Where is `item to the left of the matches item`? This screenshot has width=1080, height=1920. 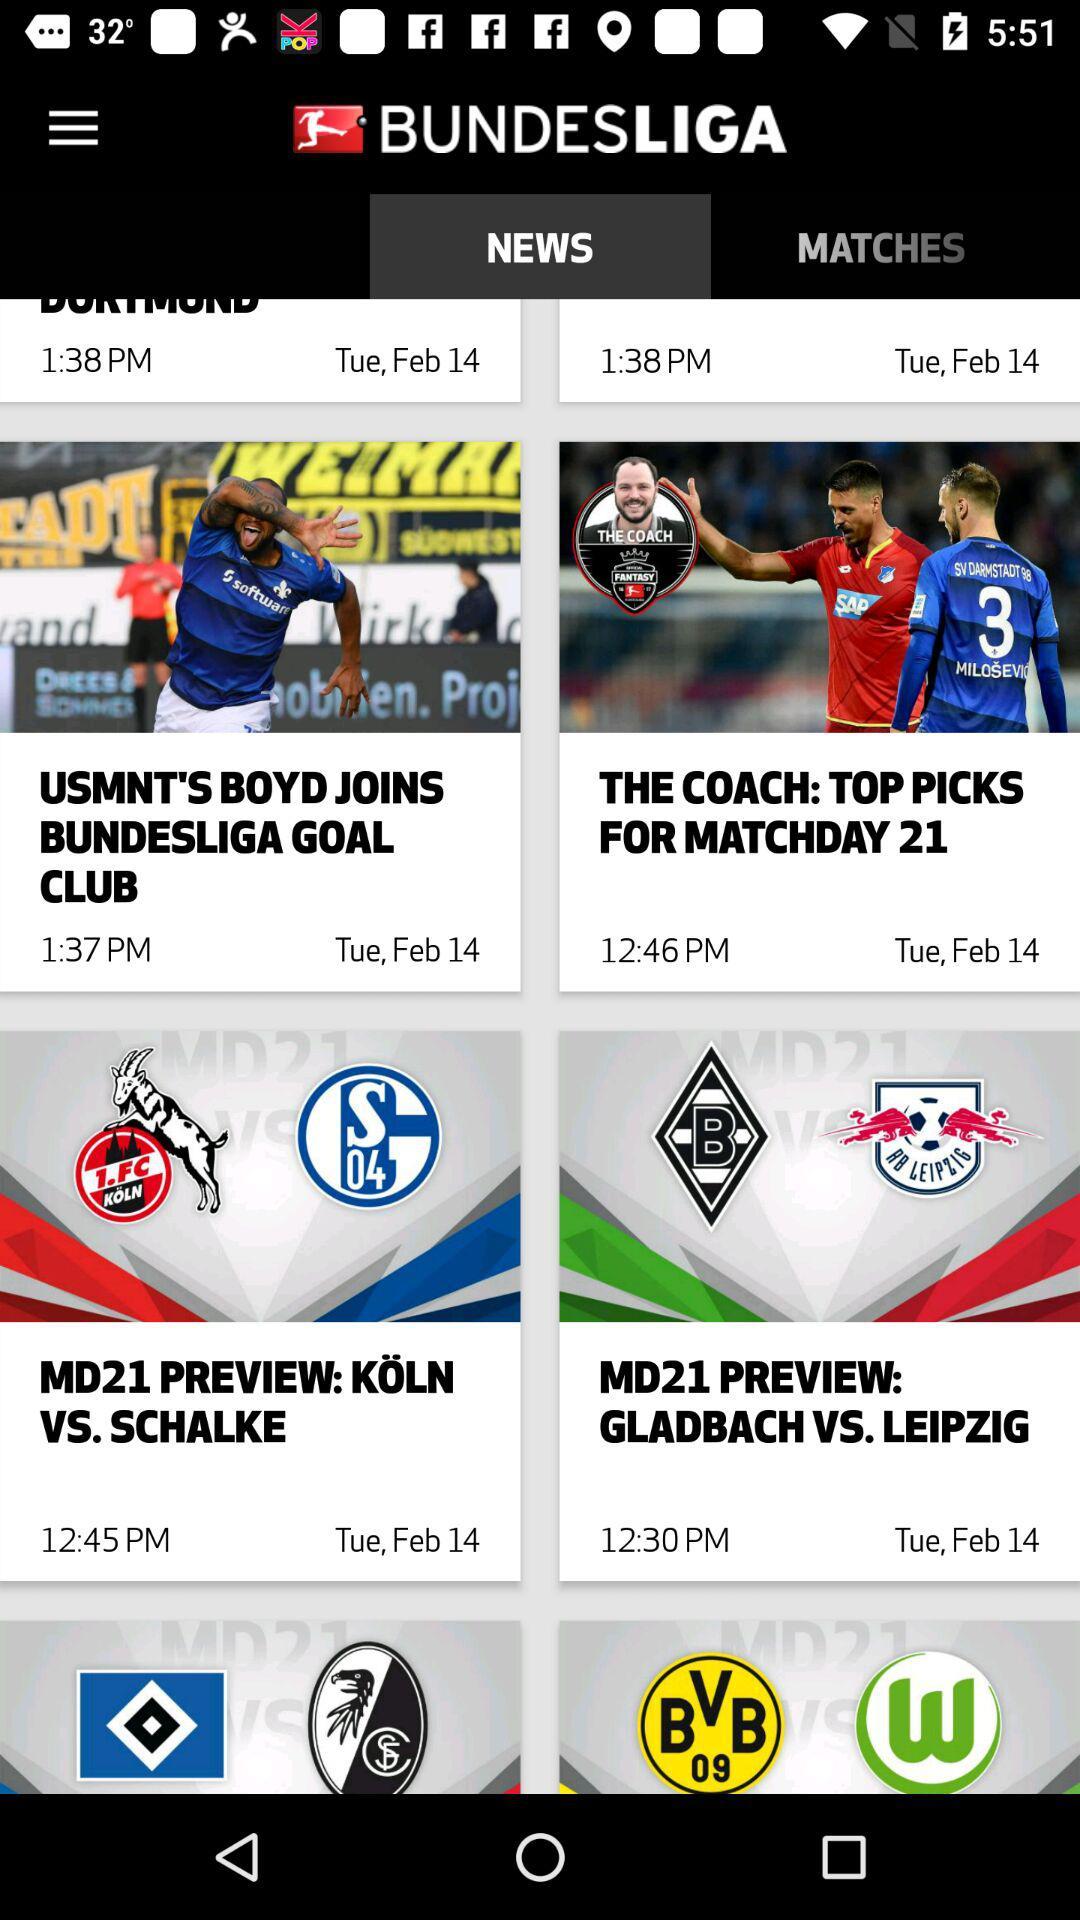
item to the left of the matches item is located at coordinates (540, 245).